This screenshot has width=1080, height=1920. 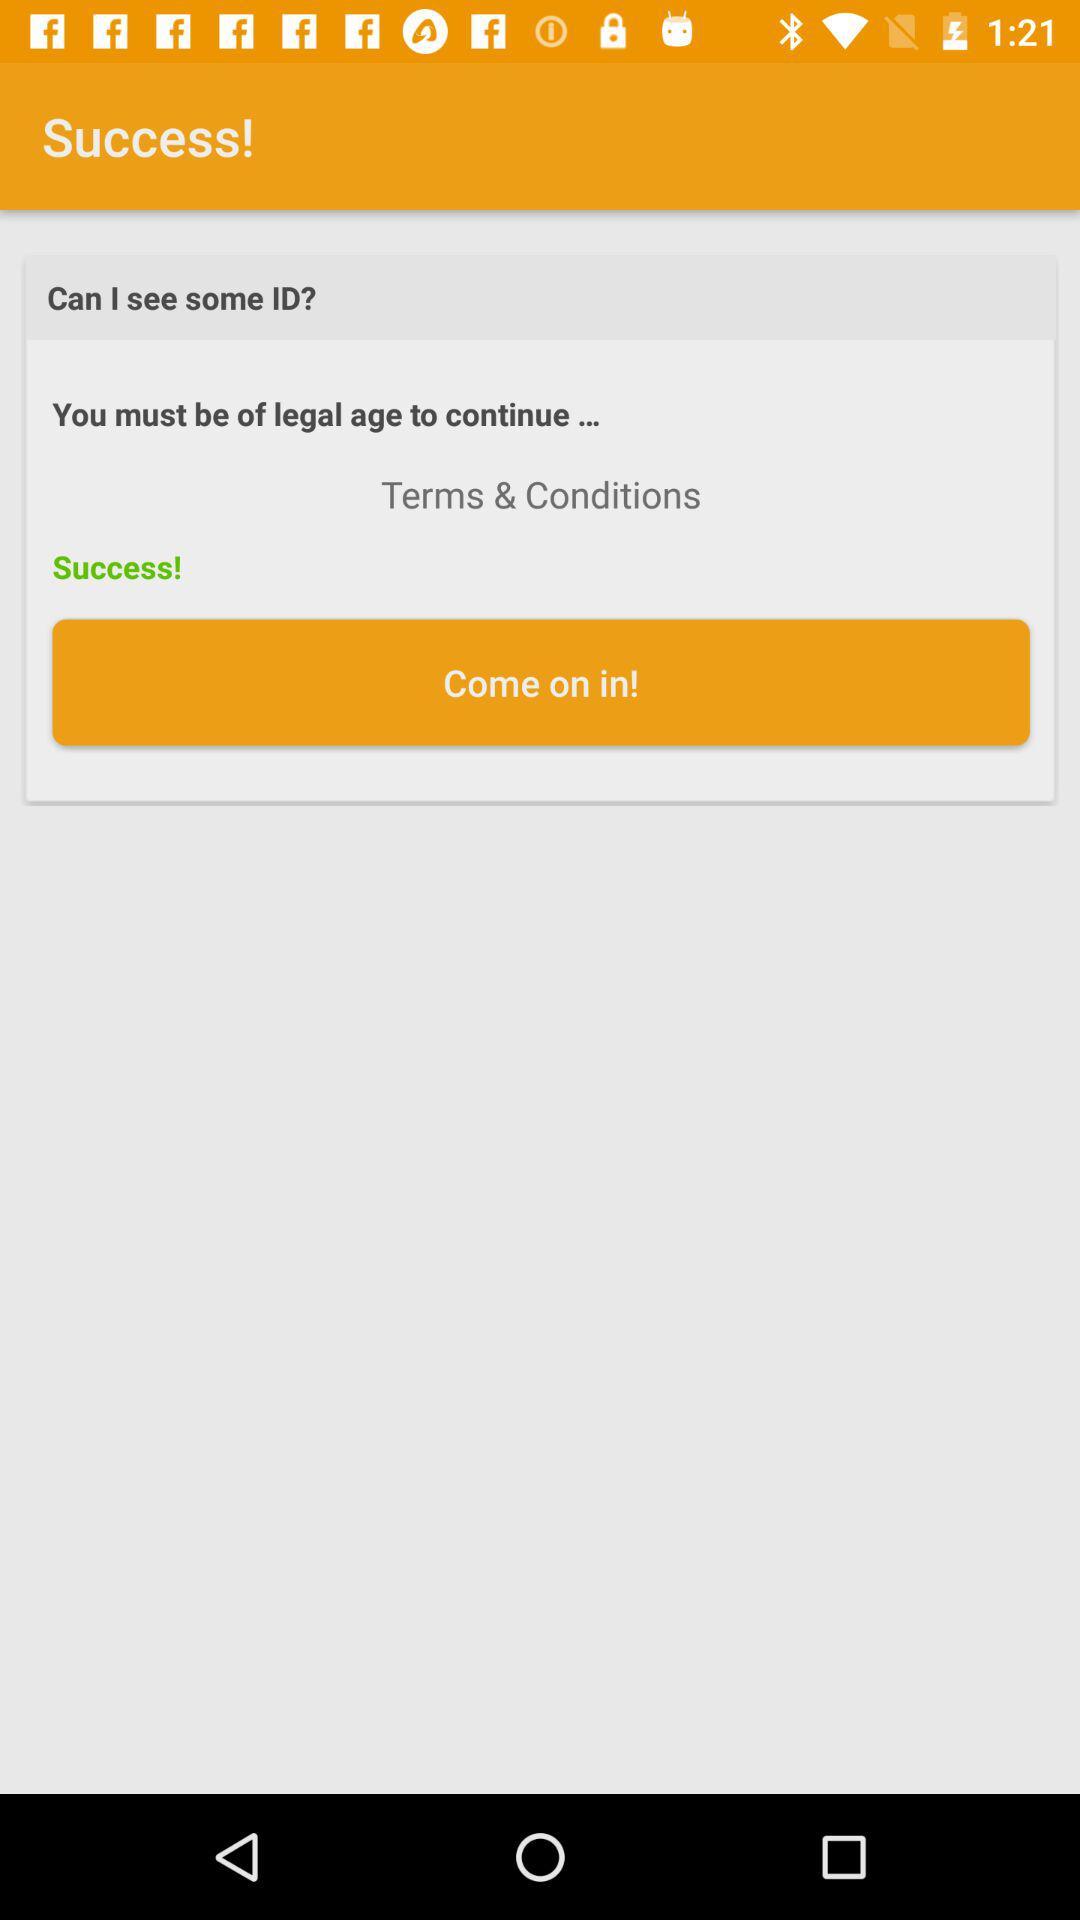 What do you see at coordinates (541, 494) in the screenshot?
I see `terms & conditions item` at bounding box center [541, 494].